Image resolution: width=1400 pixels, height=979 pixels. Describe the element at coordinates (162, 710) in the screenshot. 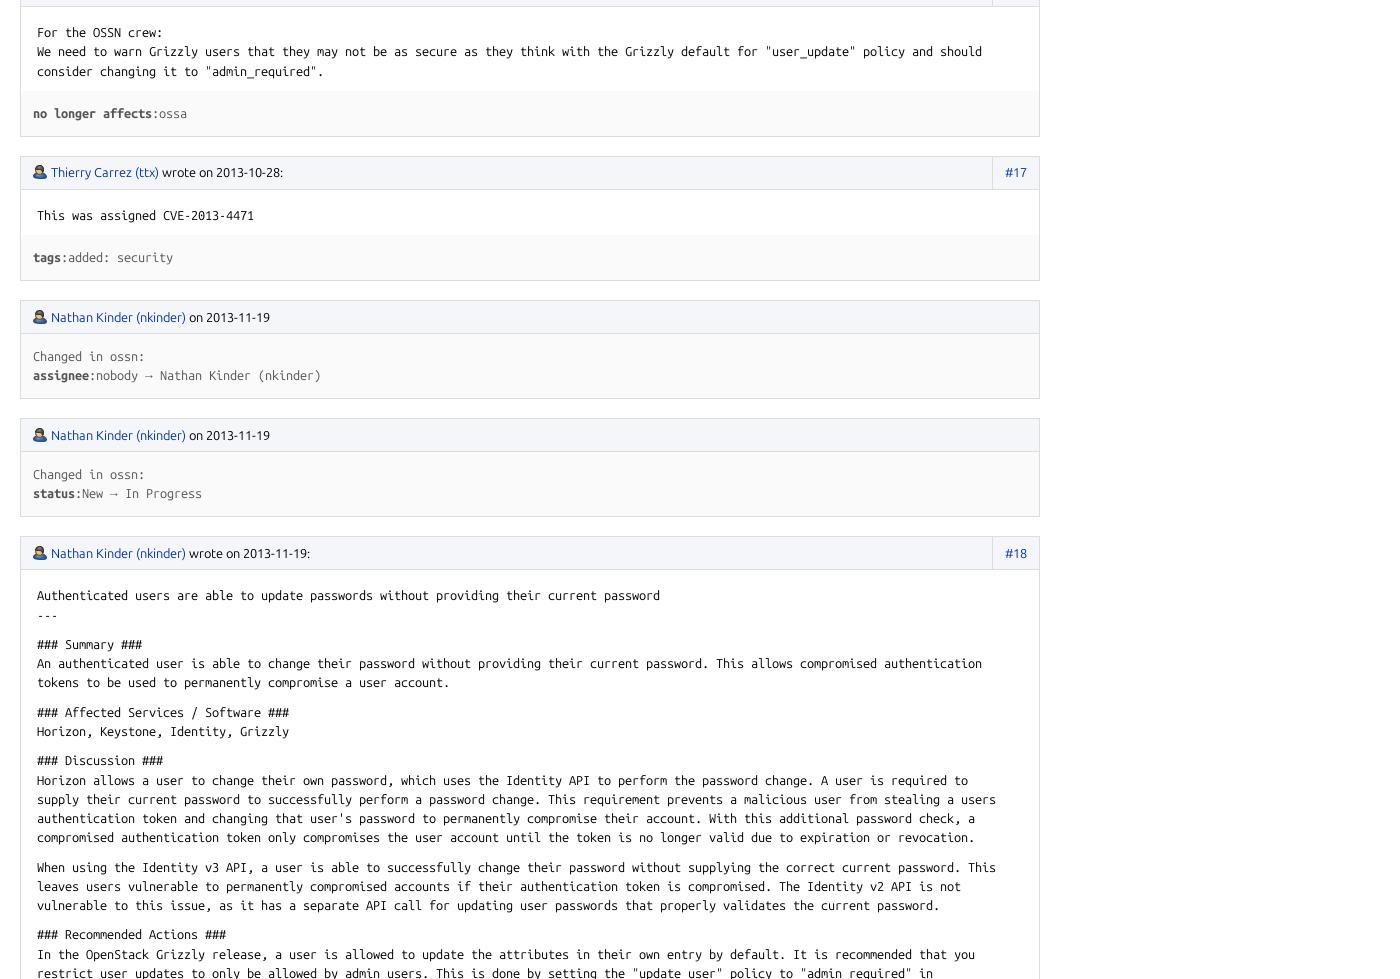

I see `'### Affected Services / Software ###'` at that location.